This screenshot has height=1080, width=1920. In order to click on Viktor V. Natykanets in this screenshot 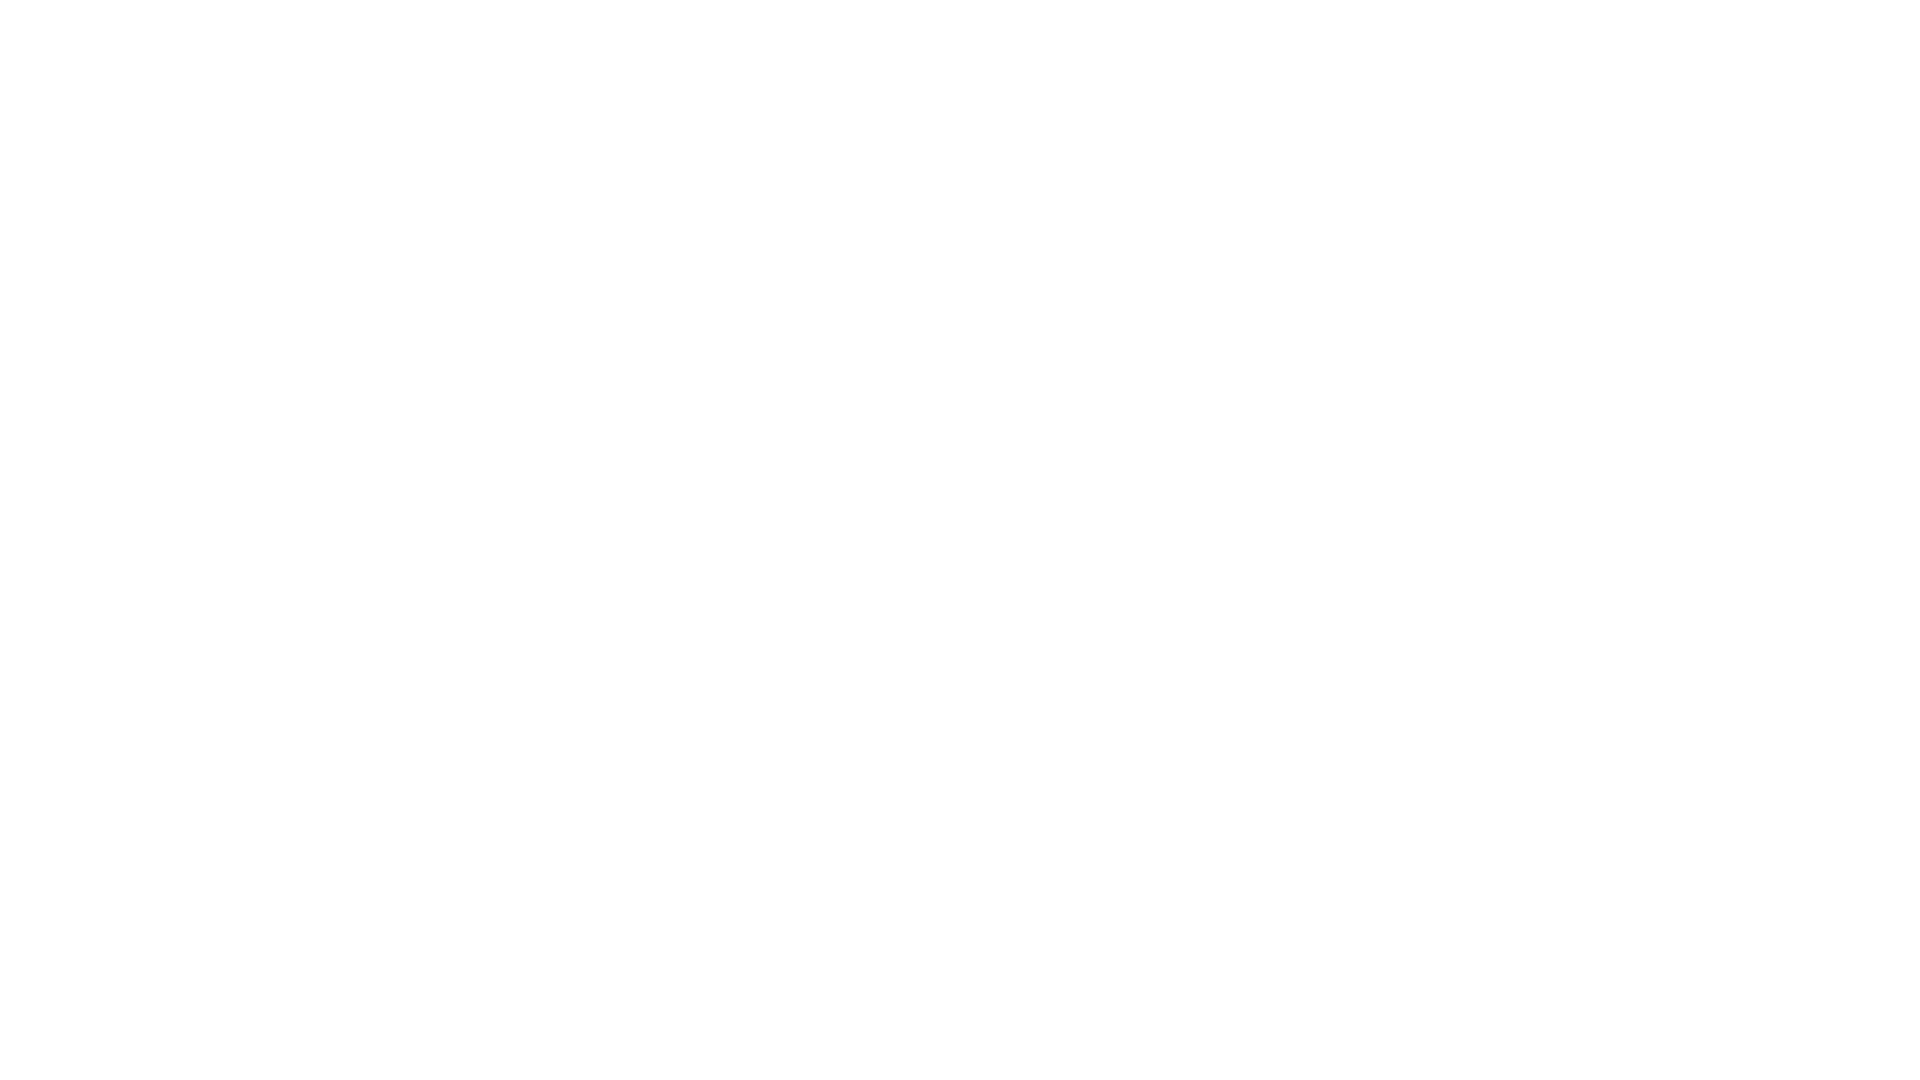, I will do `click(1522, 244)`.